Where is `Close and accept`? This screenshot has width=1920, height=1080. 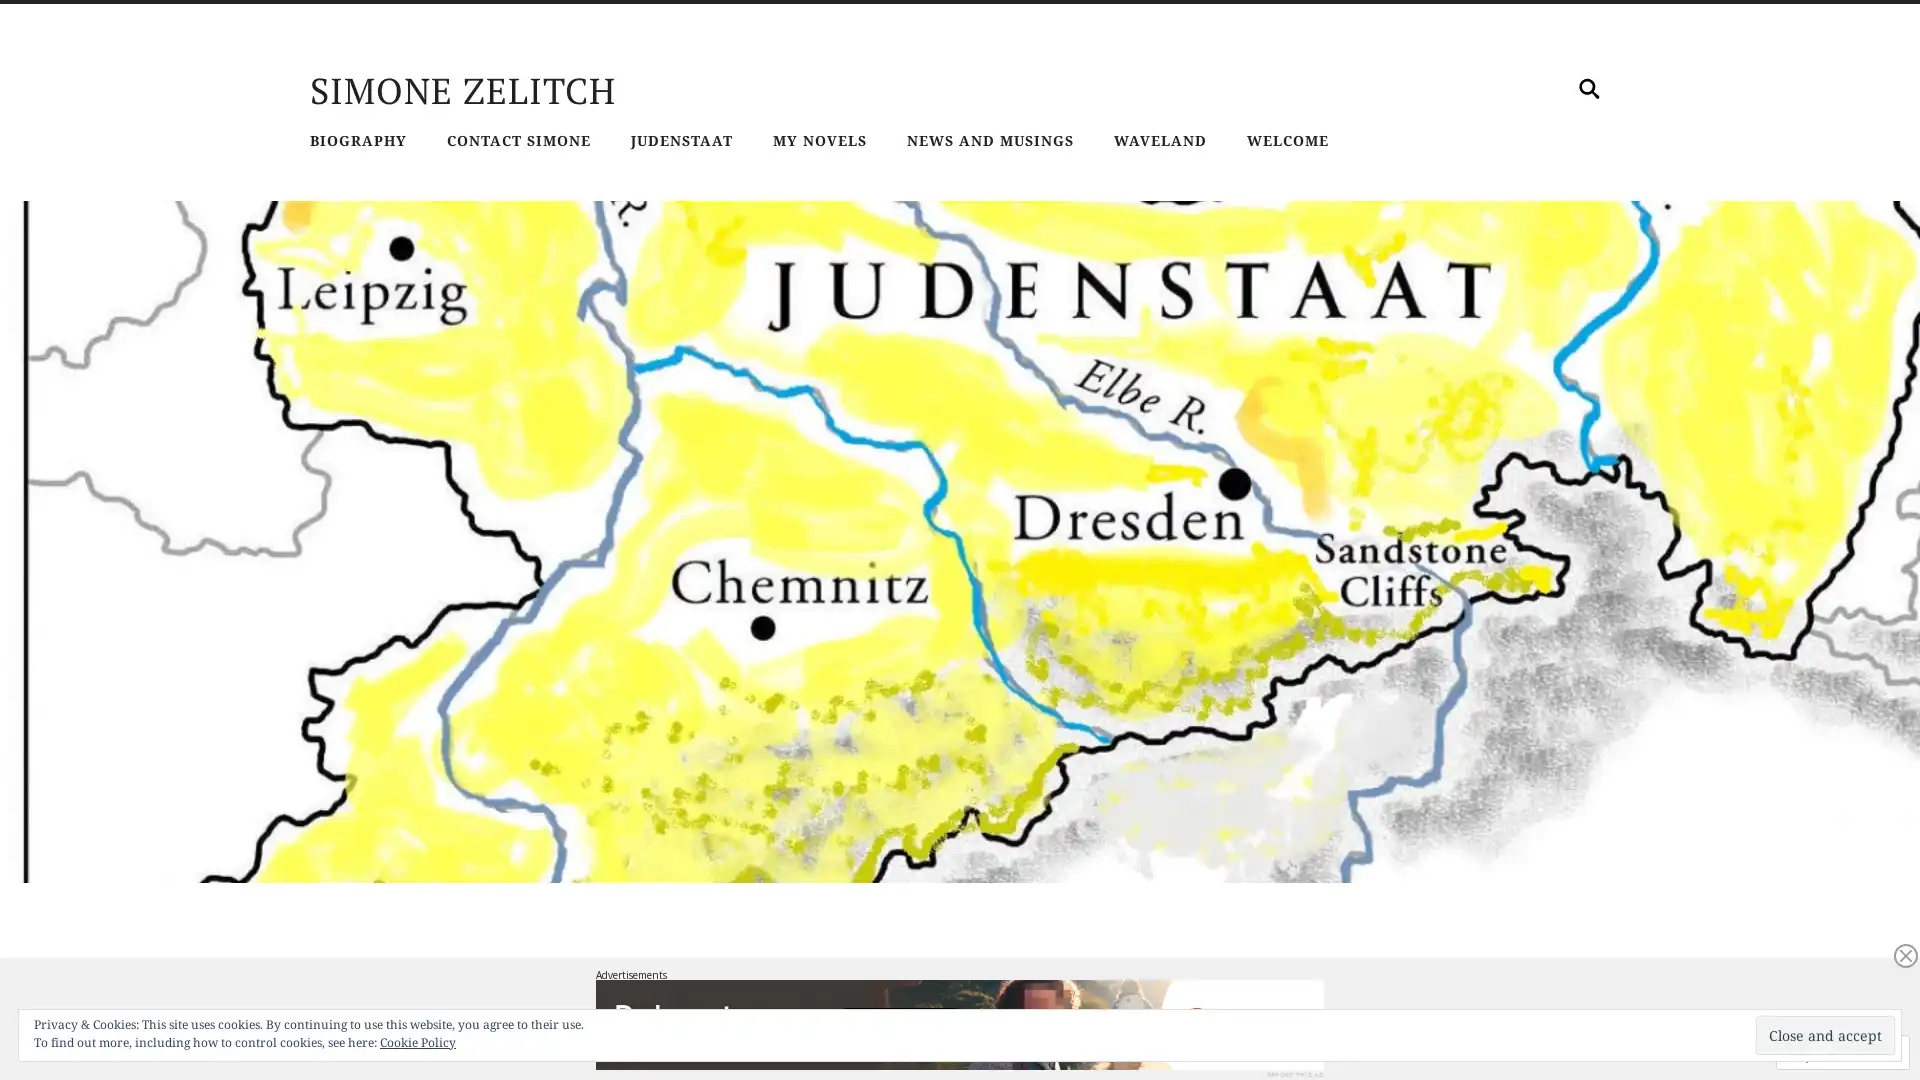
Close and accept is located at coordinates (1825, 1035).